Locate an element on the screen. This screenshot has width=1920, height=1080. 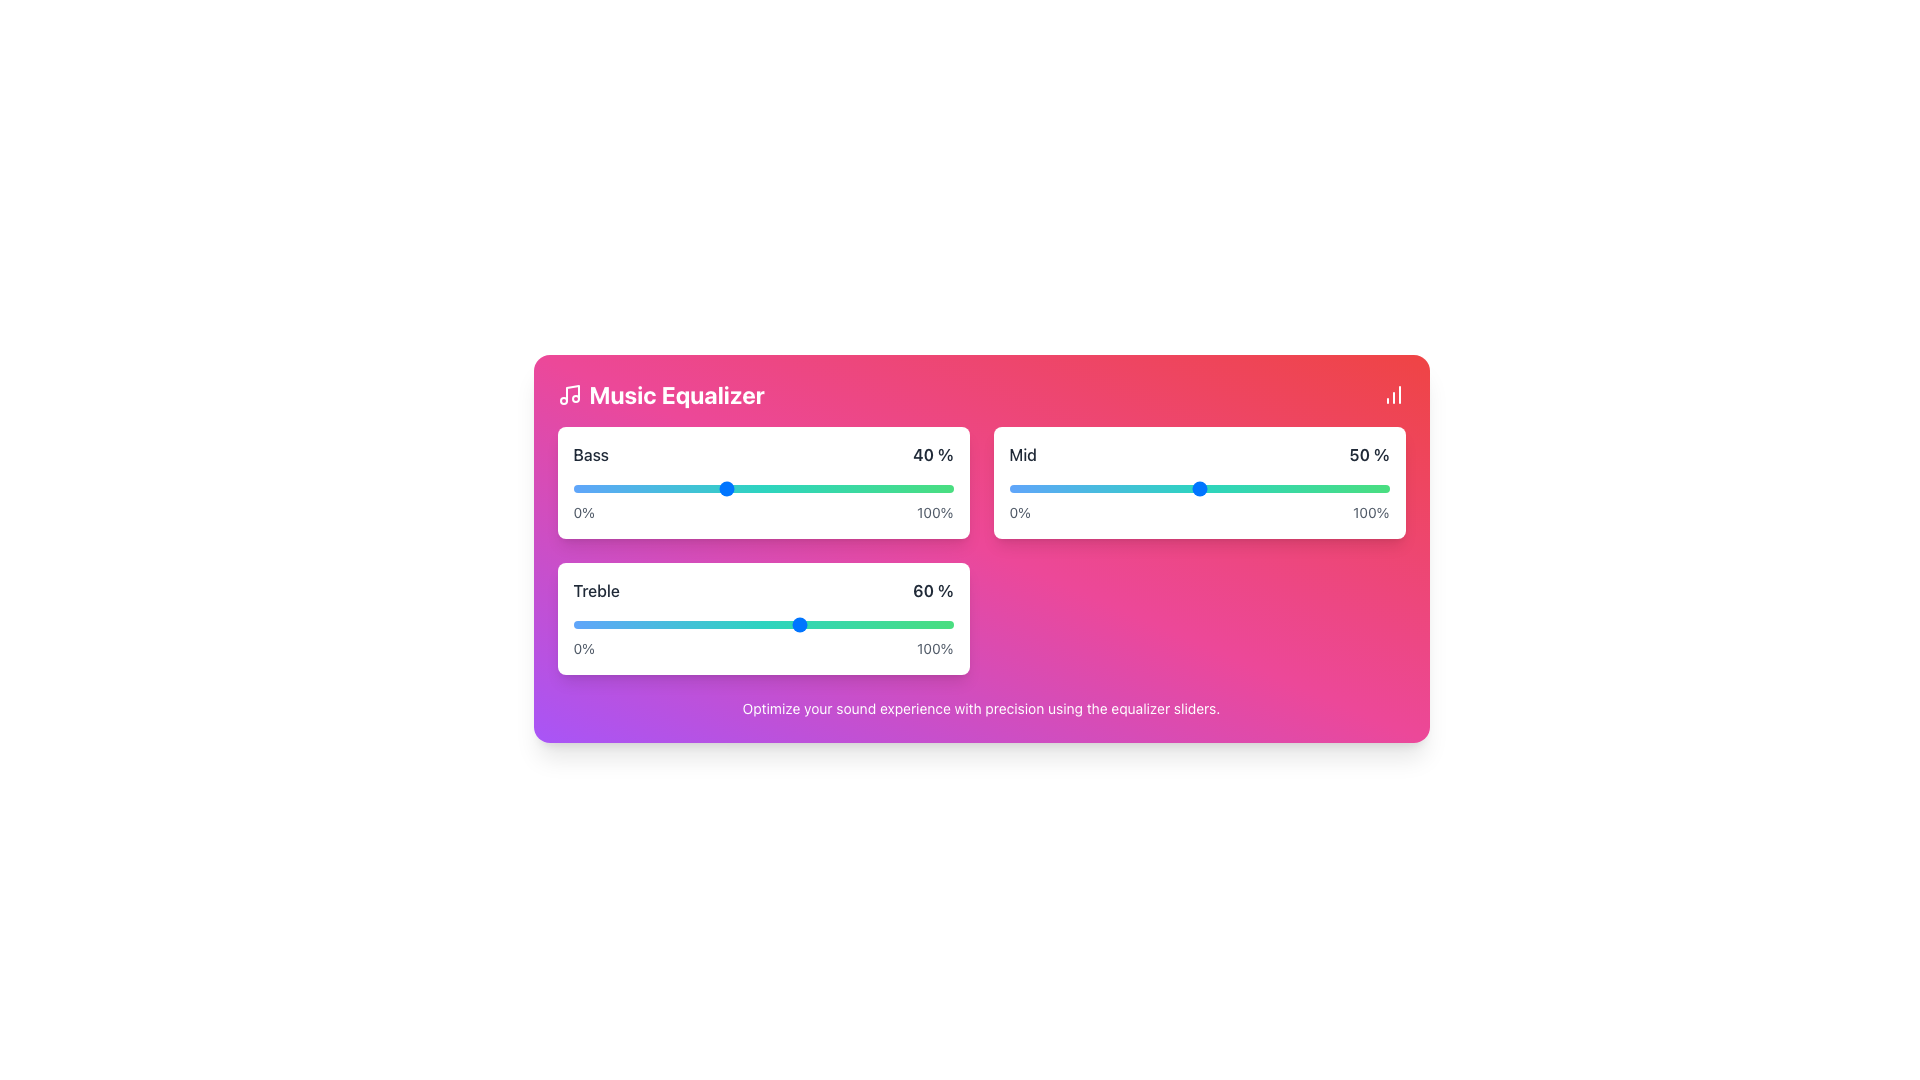
the '100%' text label, which represents the upper limit of the scale for the associated slider, located at the top-right quadrant under the horizontal slider in the 'Mid' setting component is located at coordinates (1370, 512).